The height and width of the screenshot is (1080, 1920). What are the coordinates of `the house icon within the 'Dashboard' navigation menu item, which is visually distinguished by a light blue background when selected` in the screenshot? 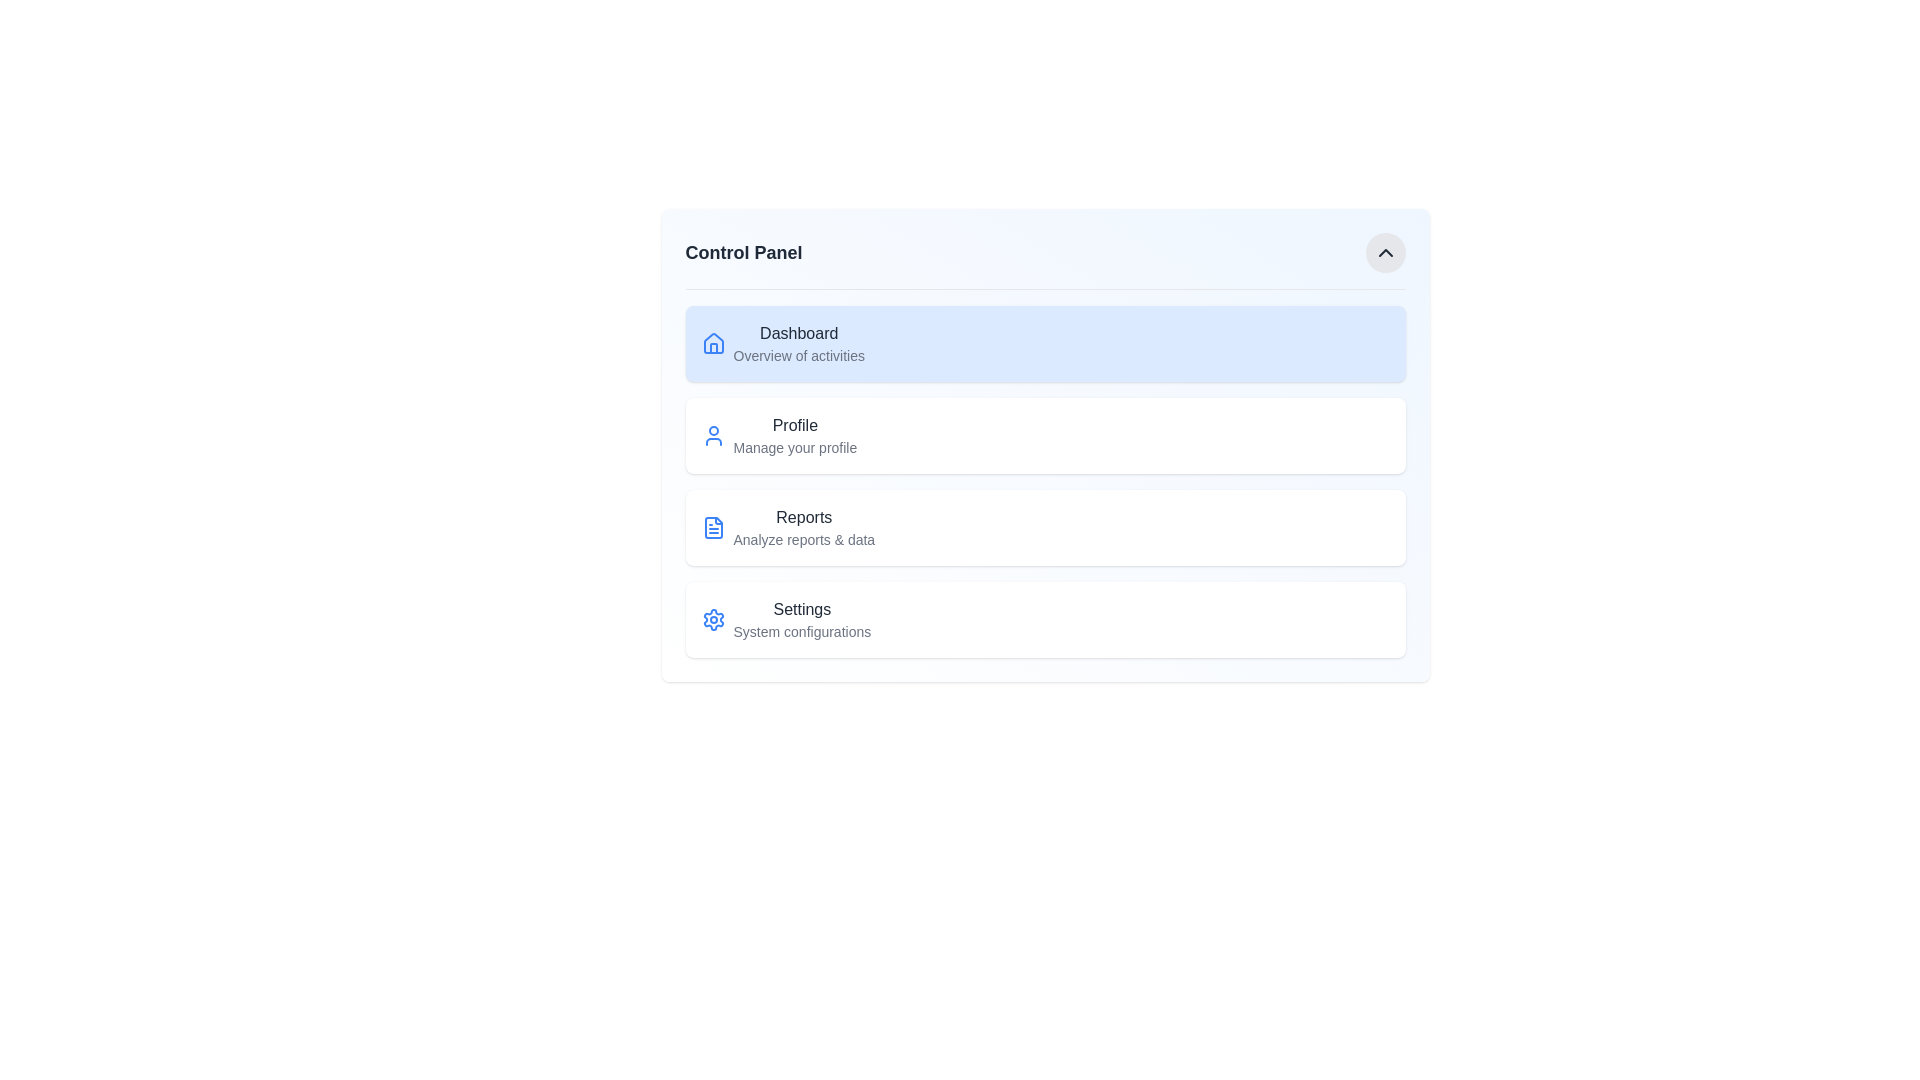 It's located at (713, 342).